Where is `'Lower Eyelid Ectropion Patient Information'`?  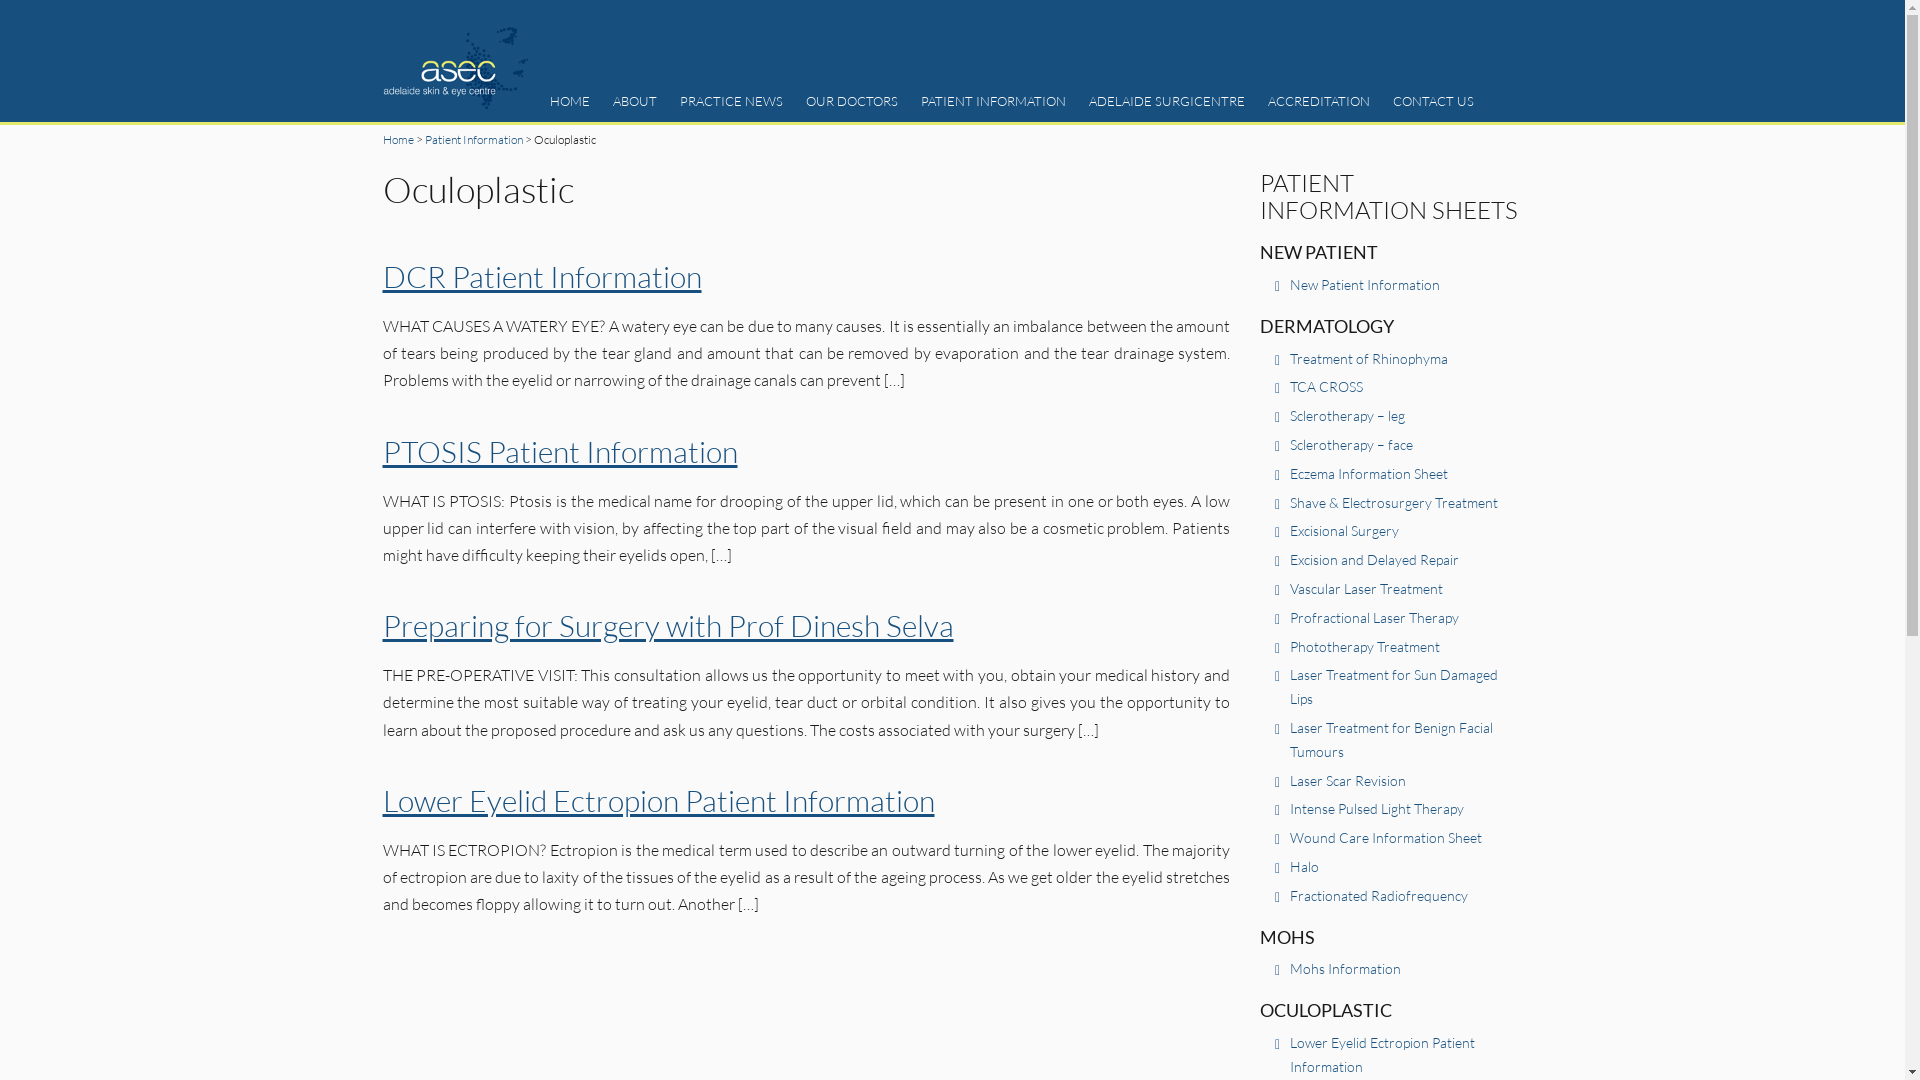 'Lower Eyelid Ectropion Patient Information' is located at coordinates (1381, 1053).